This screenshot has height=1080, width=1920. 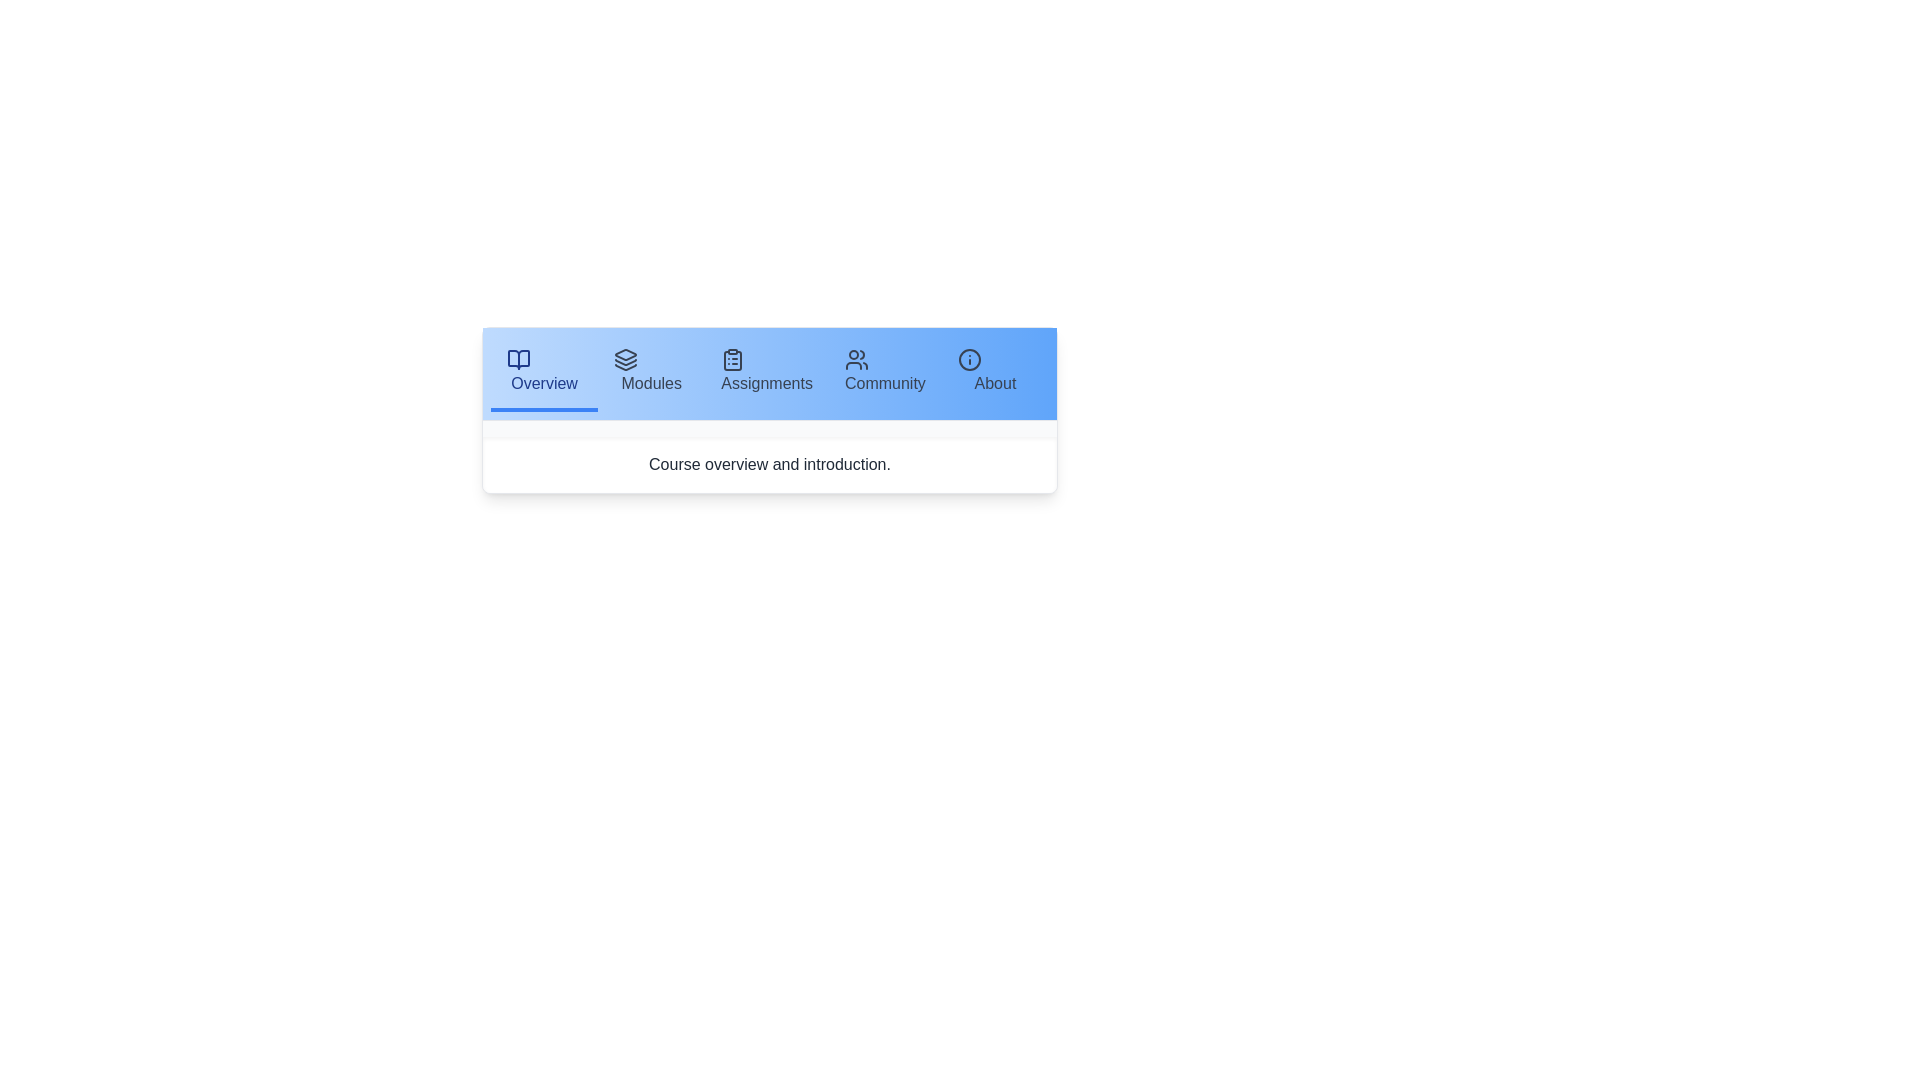 I want to click on the 'About' tab, which is a rectangular button with an information icon above the text, located at the far-right end of the navigation bar, so click(x=994, y=374).